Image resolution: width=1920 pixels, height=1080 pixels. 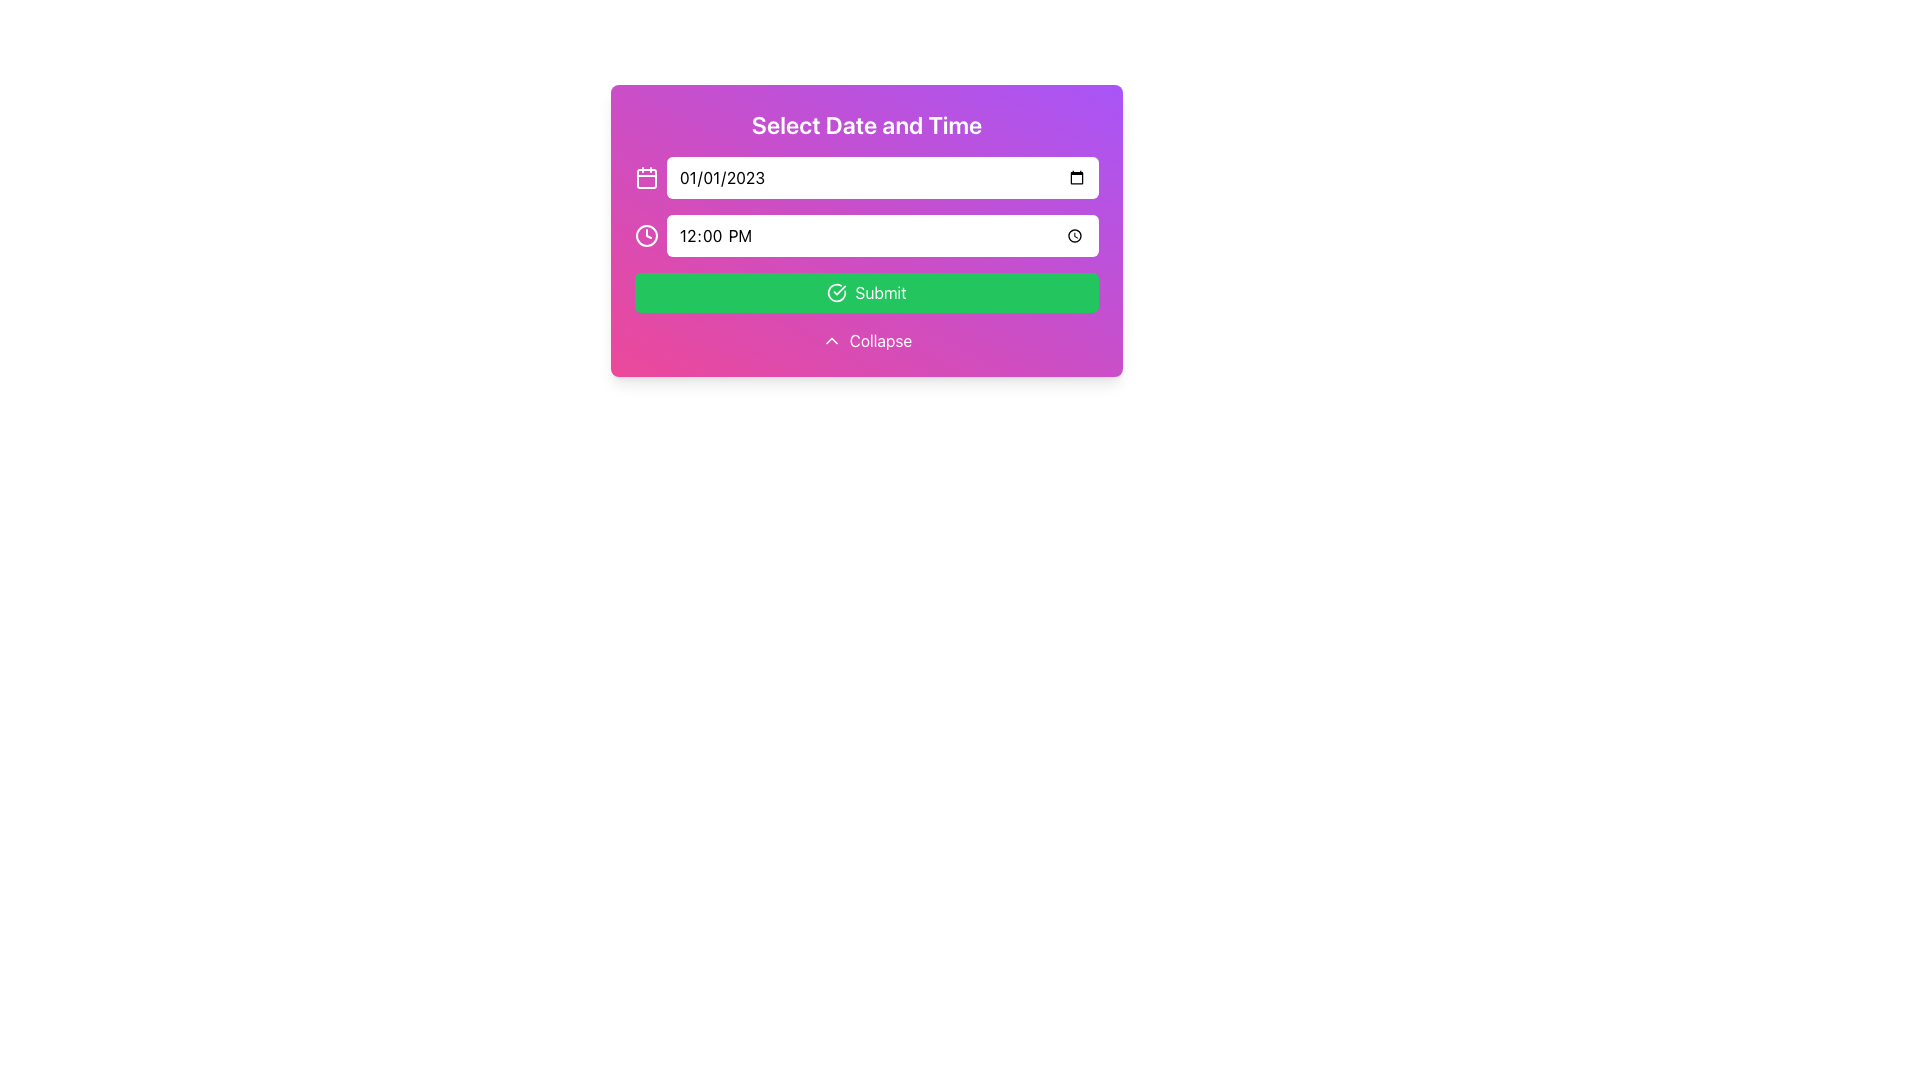 What do you see at coordinates (647, 176) in the screenshot?
I see `the small square-shaped calendar icon located to the left of the date input field labeled '01/01/2023' in the 'Select Date and Time' form` at bounding box center [647, 176].